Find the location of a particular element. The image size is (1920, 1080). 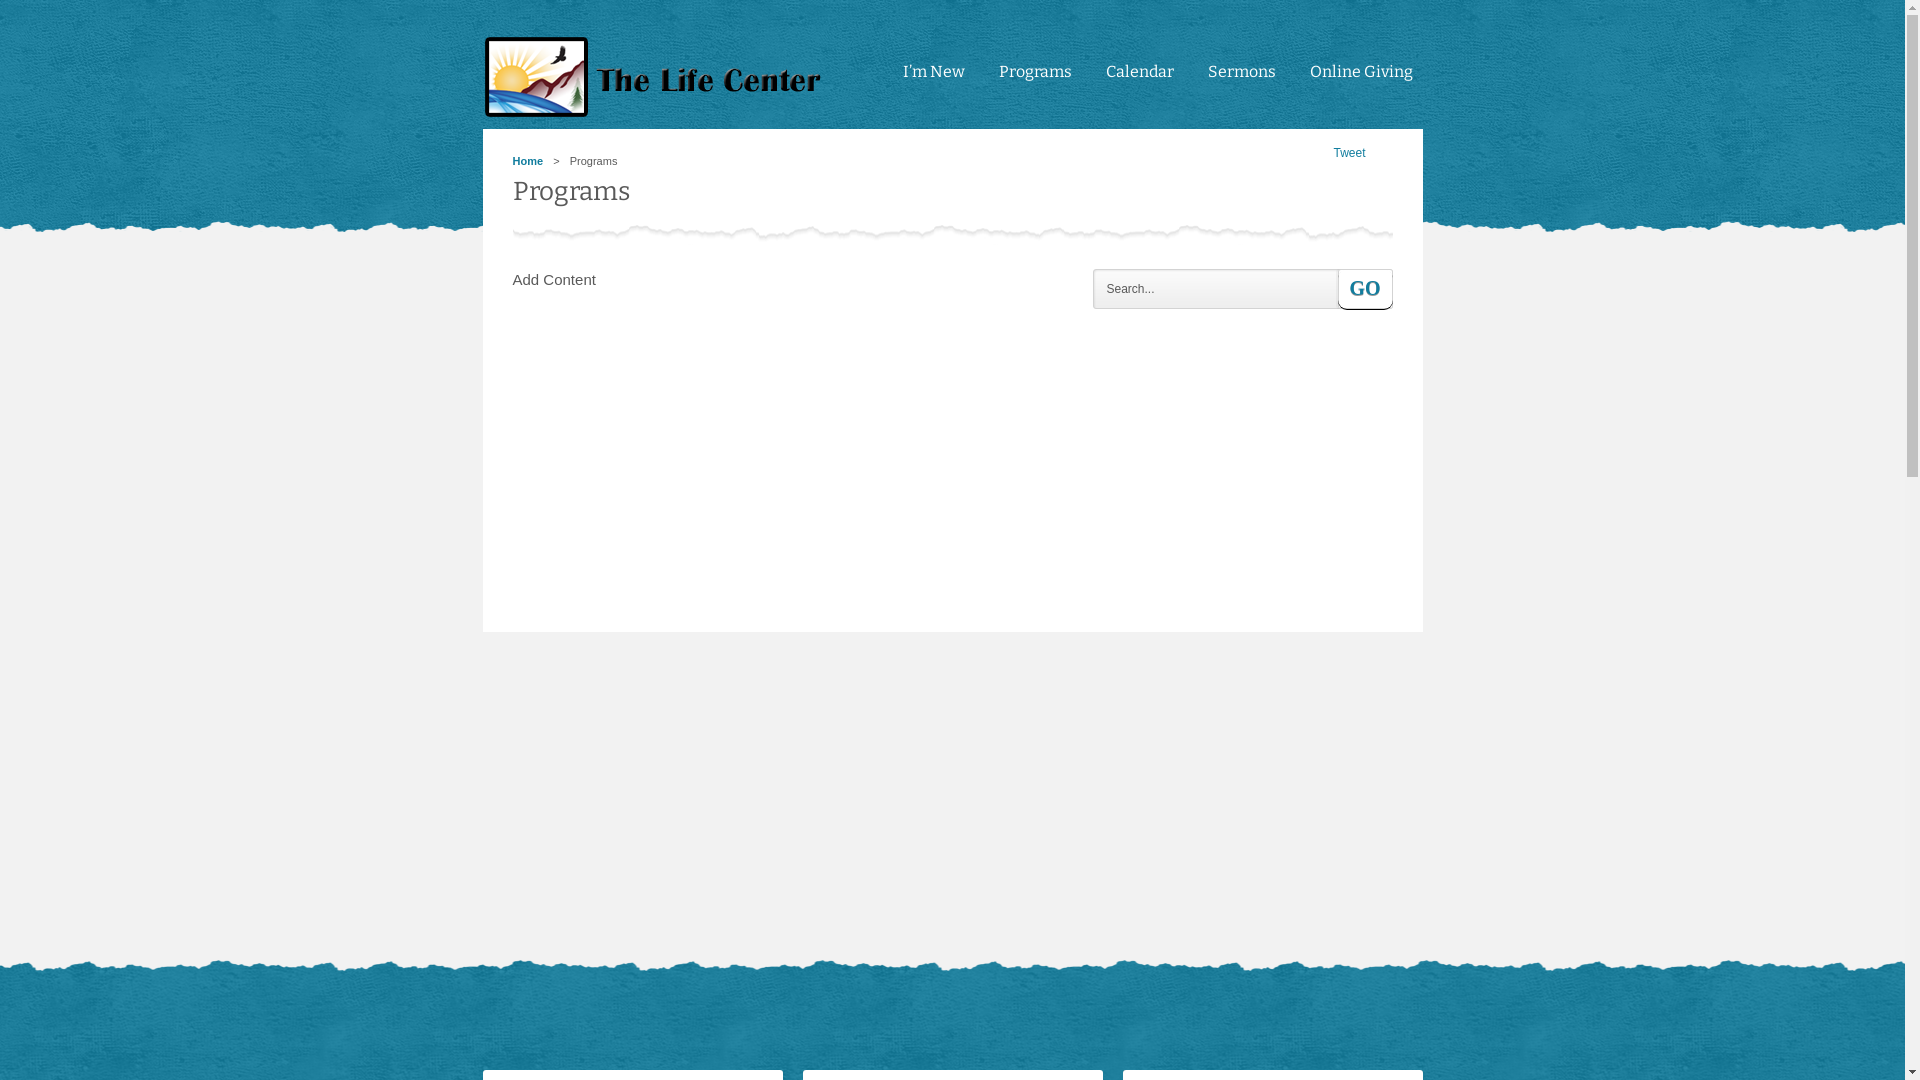

'Sermons' is located at coordinates (1241, 80).